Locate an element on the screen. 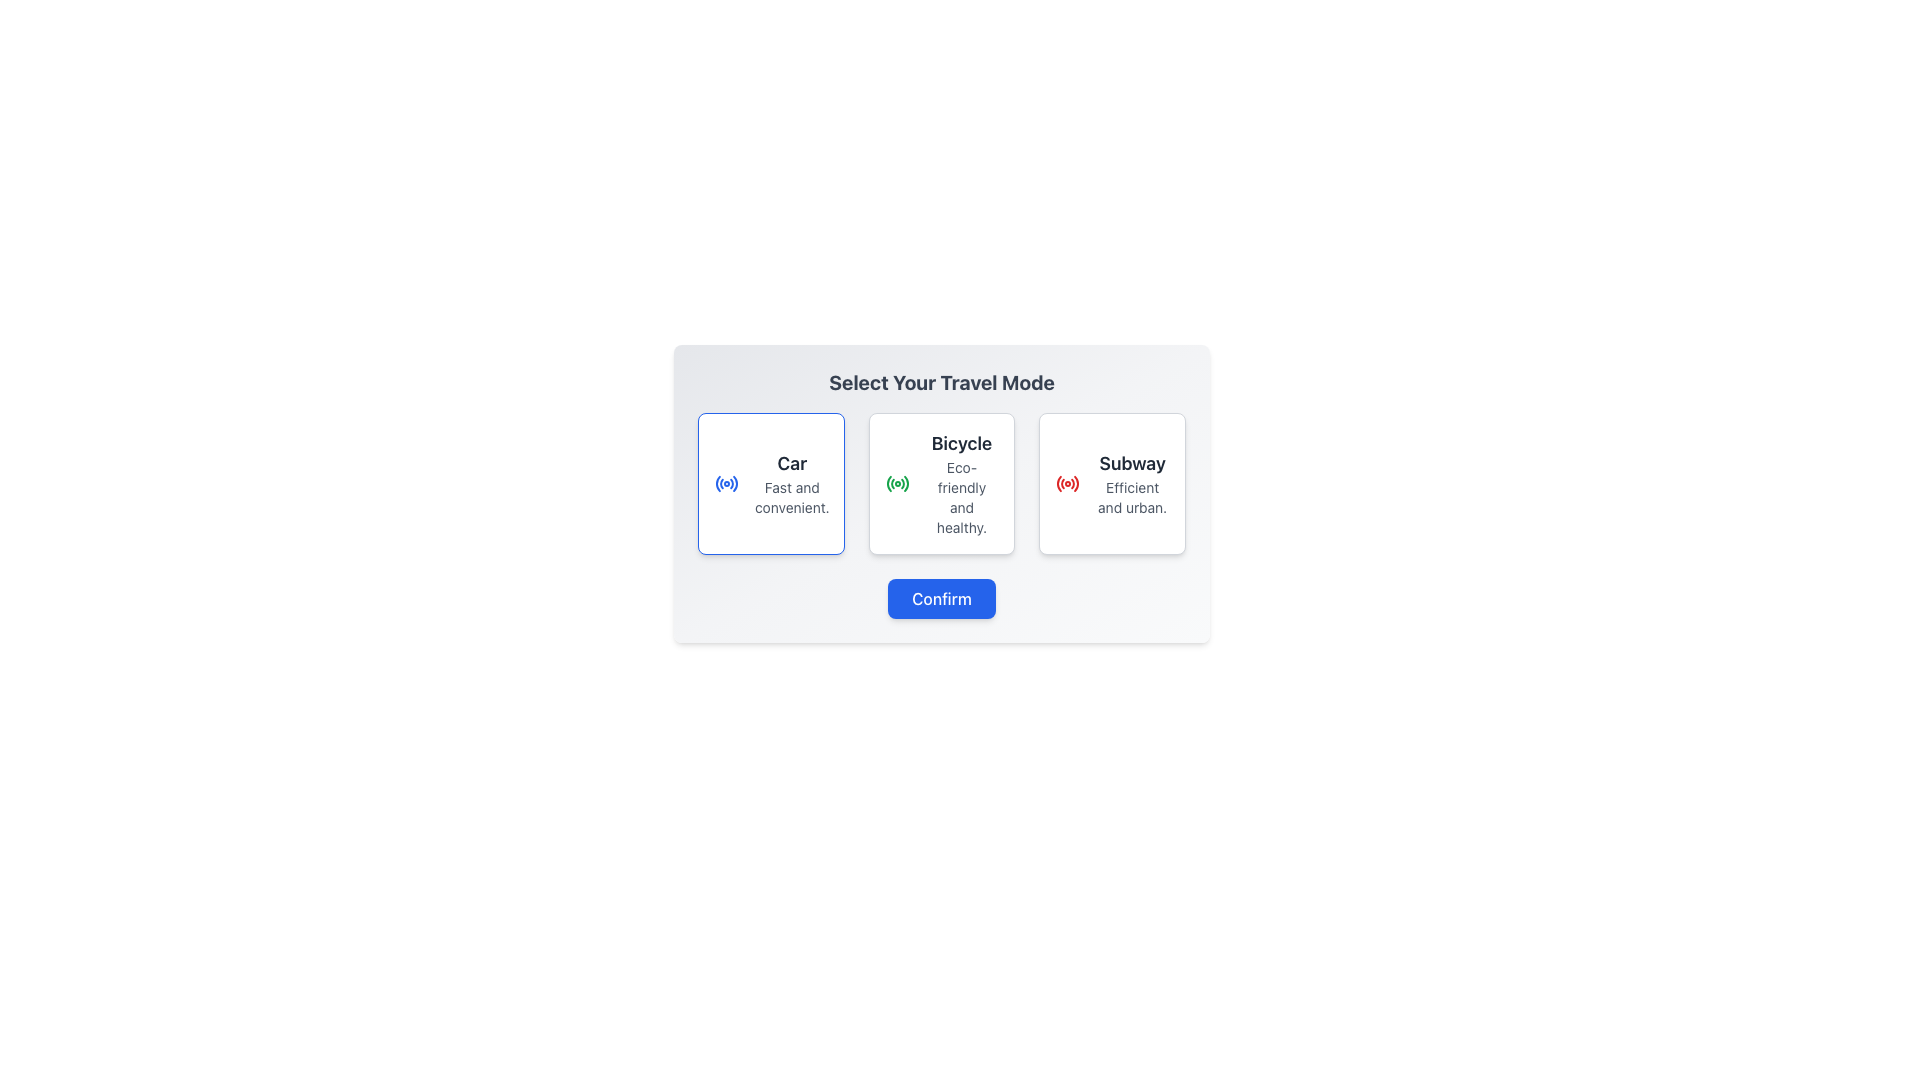  description text block located beneath the 'Bicycle' label in the central card of the UI is located at coordinates (961, 496).